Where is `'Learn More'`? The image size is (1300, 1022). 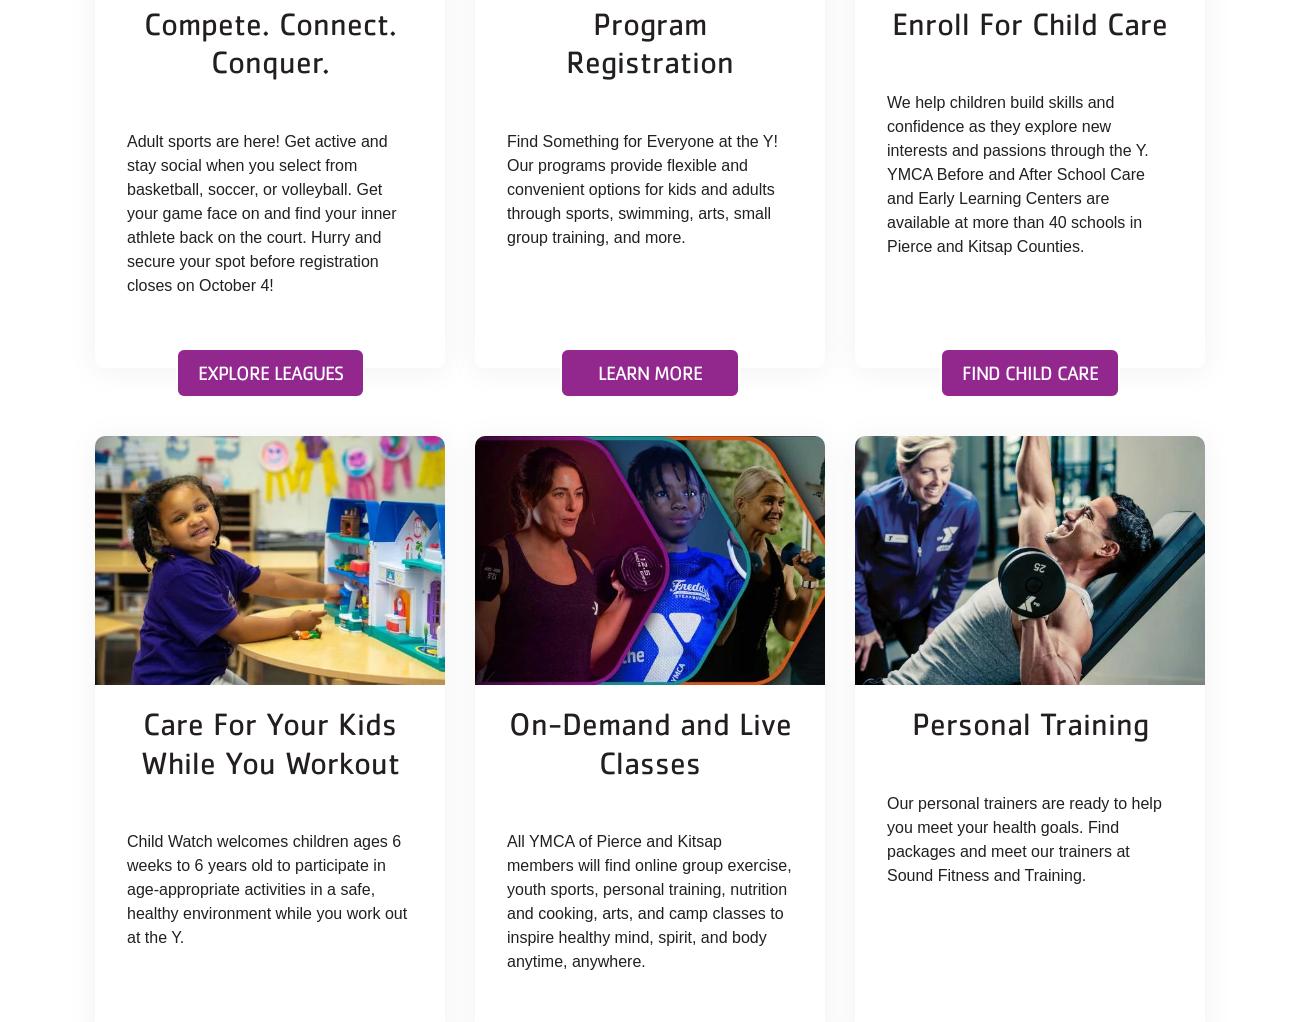
'Learn More' is located at coordinates (598, 371).